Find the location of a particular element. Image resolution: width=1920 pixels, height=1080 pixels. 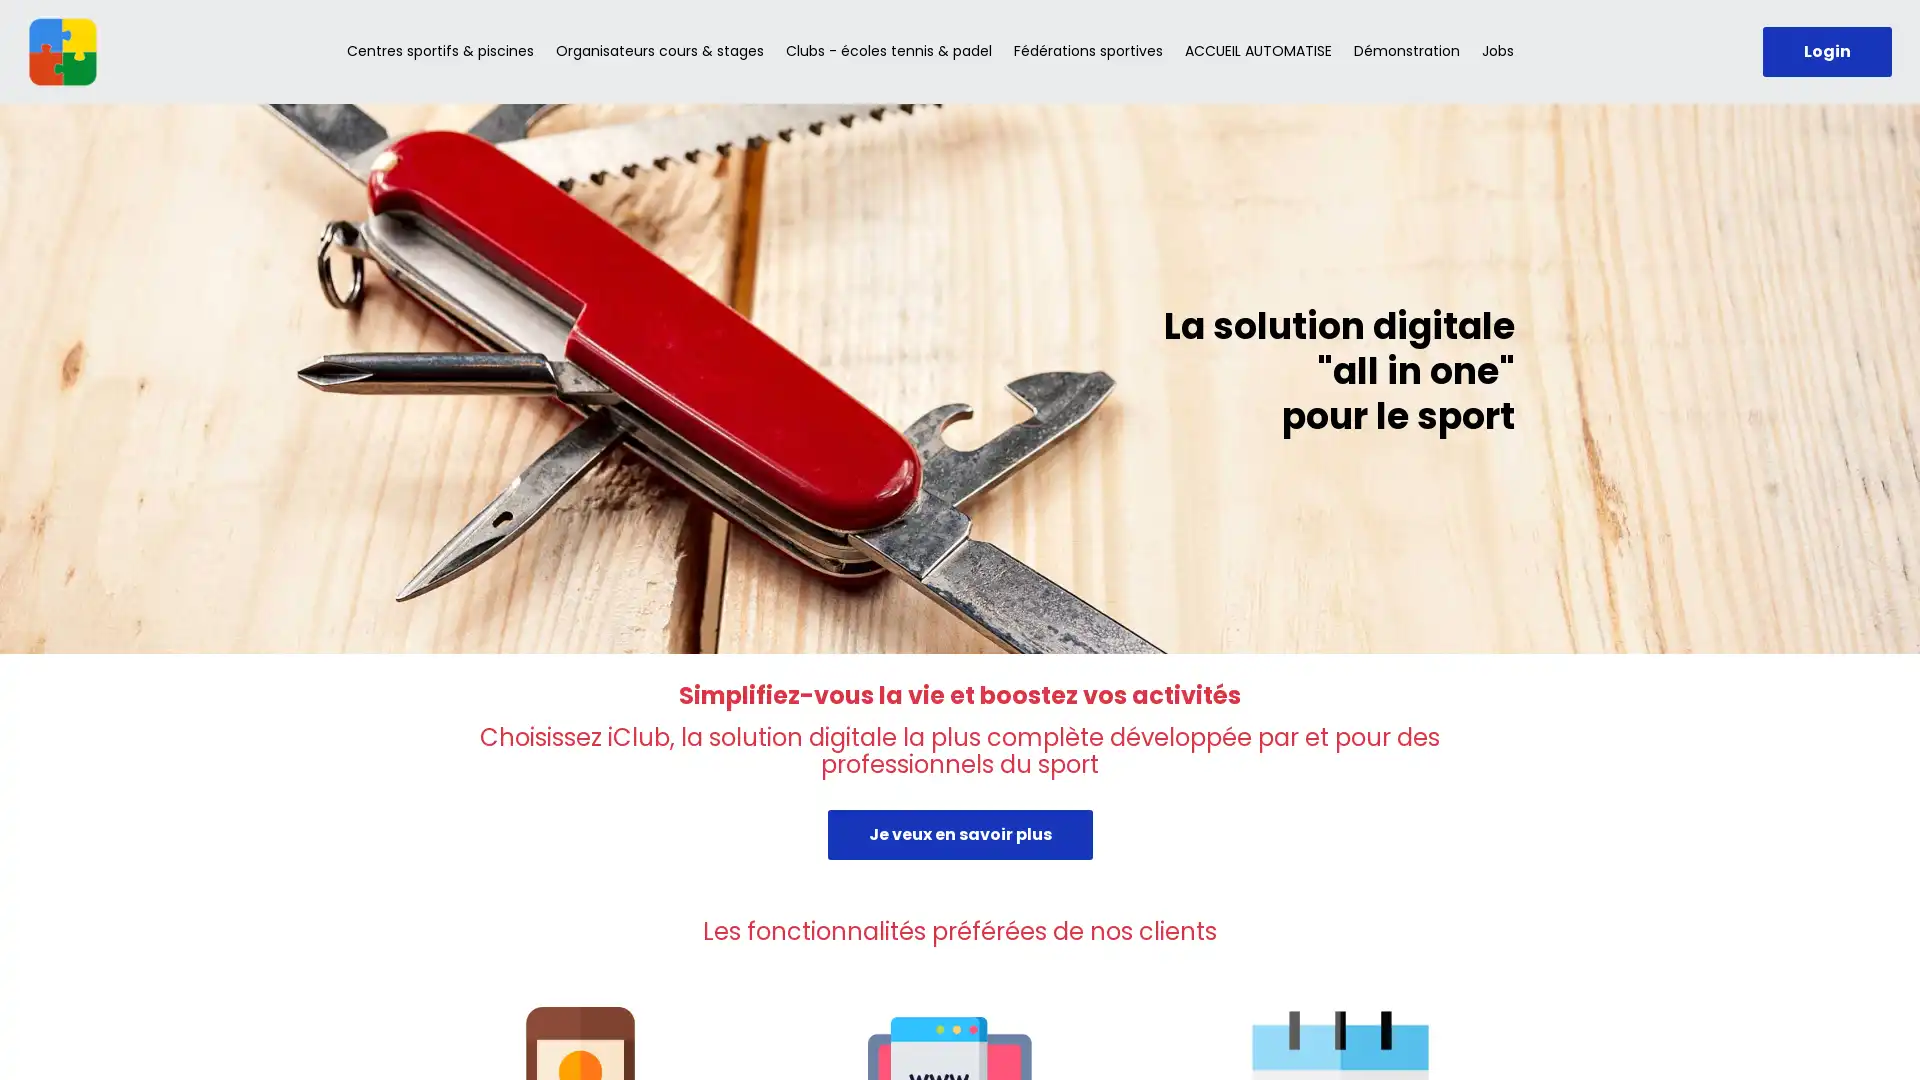

Centres sportifs & piscines is located at coordinates (438, 50).